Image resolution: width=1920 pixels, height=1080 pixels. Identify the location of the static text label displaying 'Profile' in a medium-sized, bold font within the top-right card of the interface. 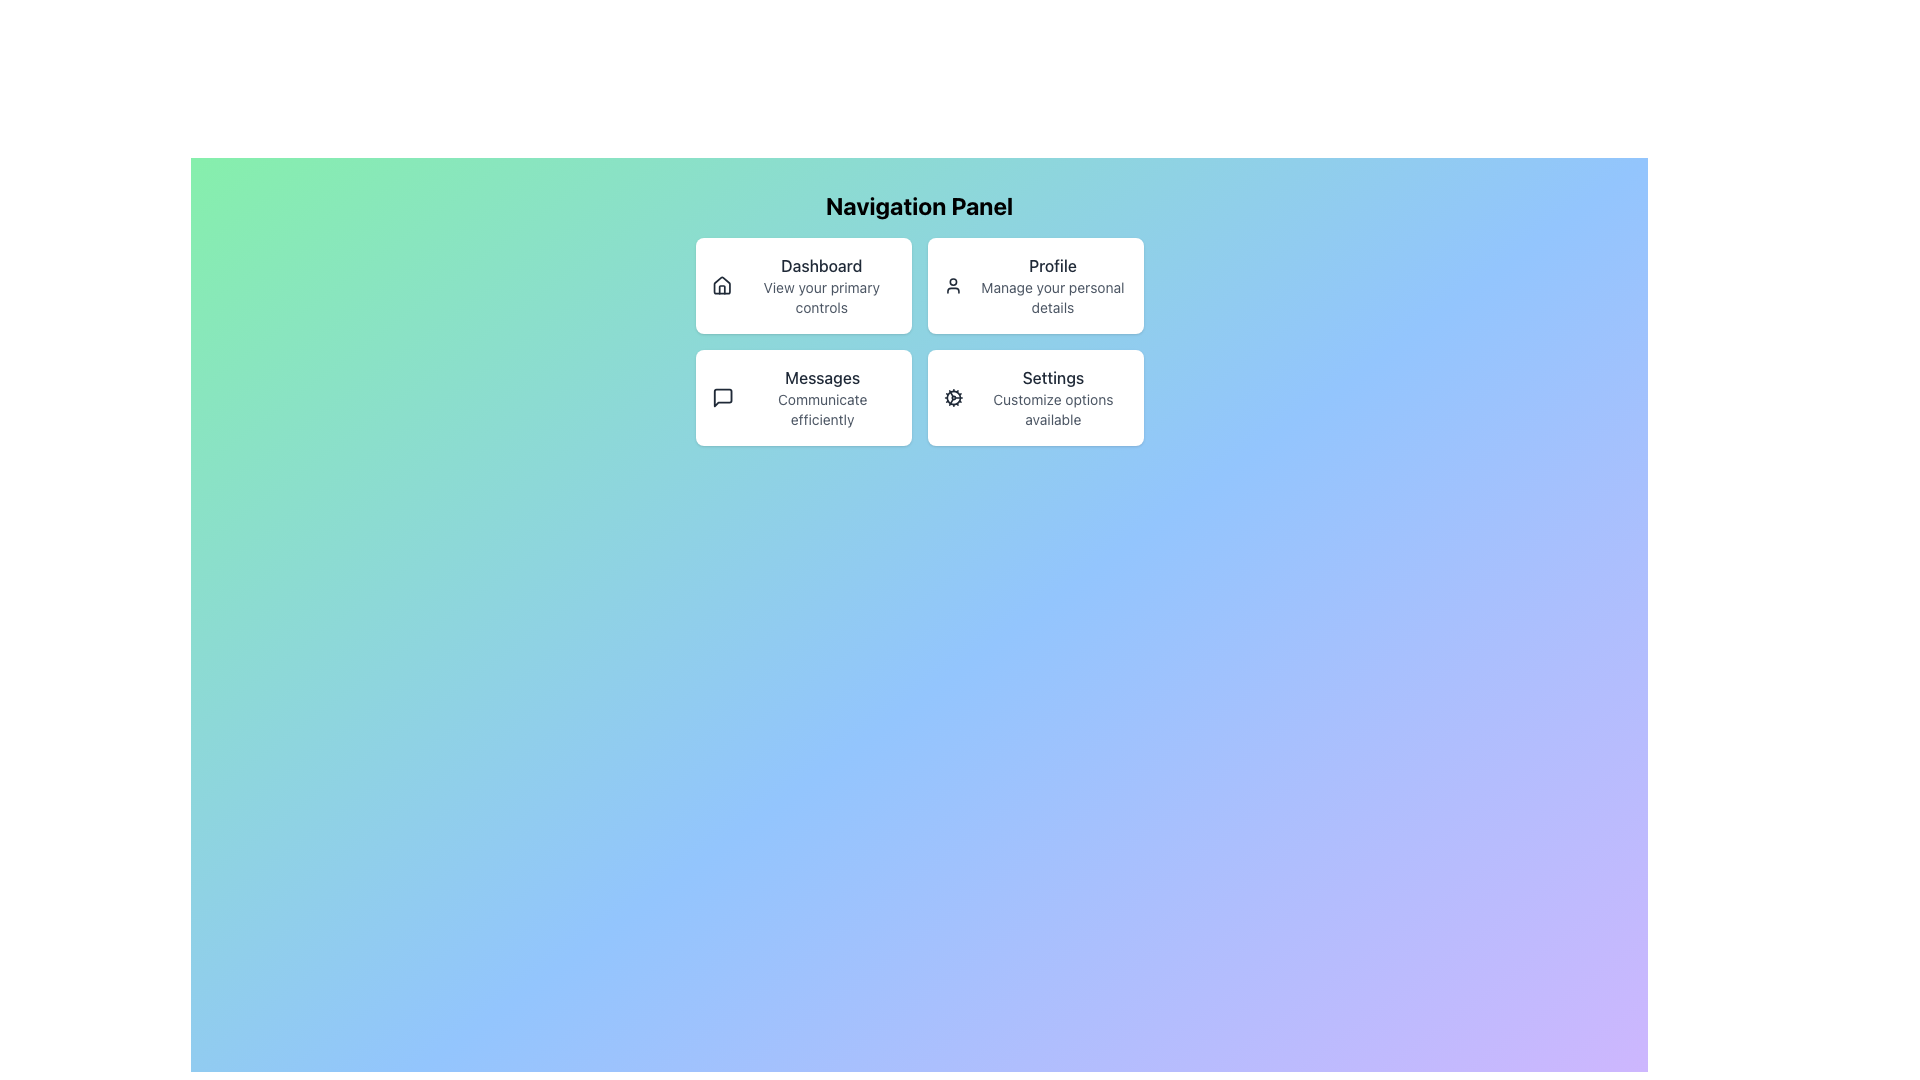
(1051, 265).